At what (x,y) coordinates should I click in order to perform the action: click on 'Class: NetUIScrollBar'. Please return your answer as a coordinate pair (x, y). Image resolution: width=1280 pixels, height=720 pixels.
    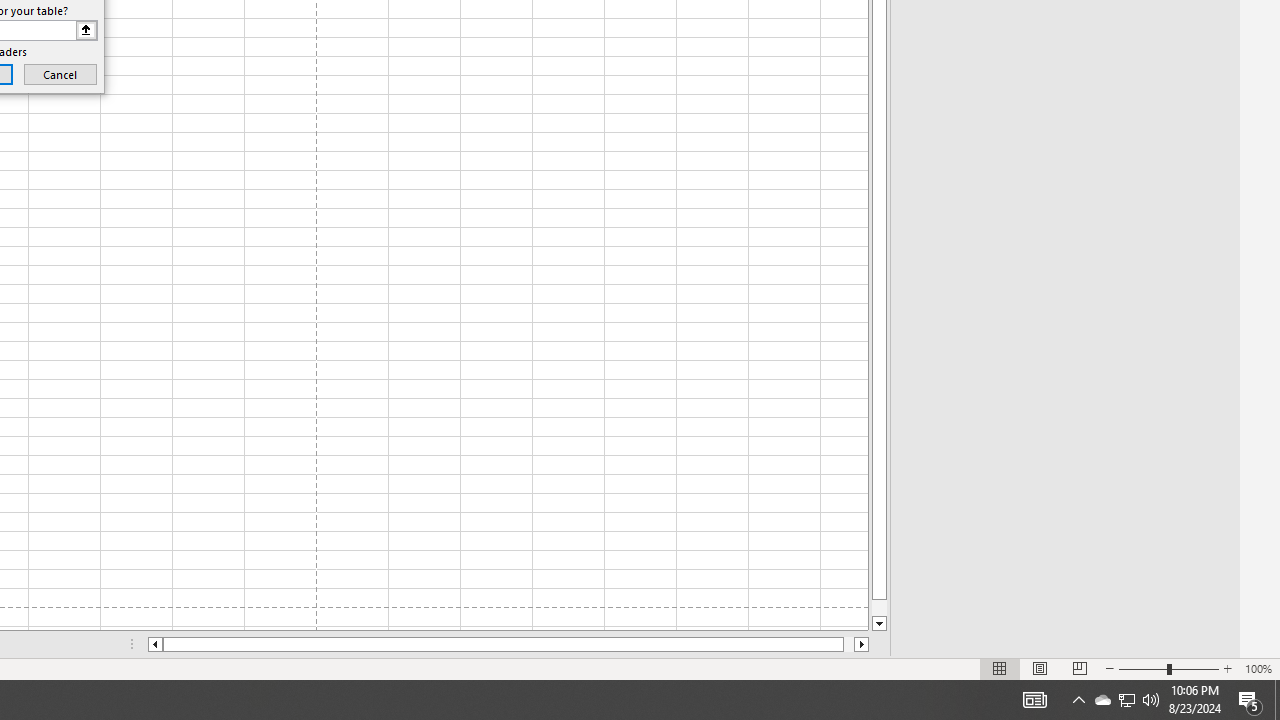
    Looking at the image, I should click on (508, 644).